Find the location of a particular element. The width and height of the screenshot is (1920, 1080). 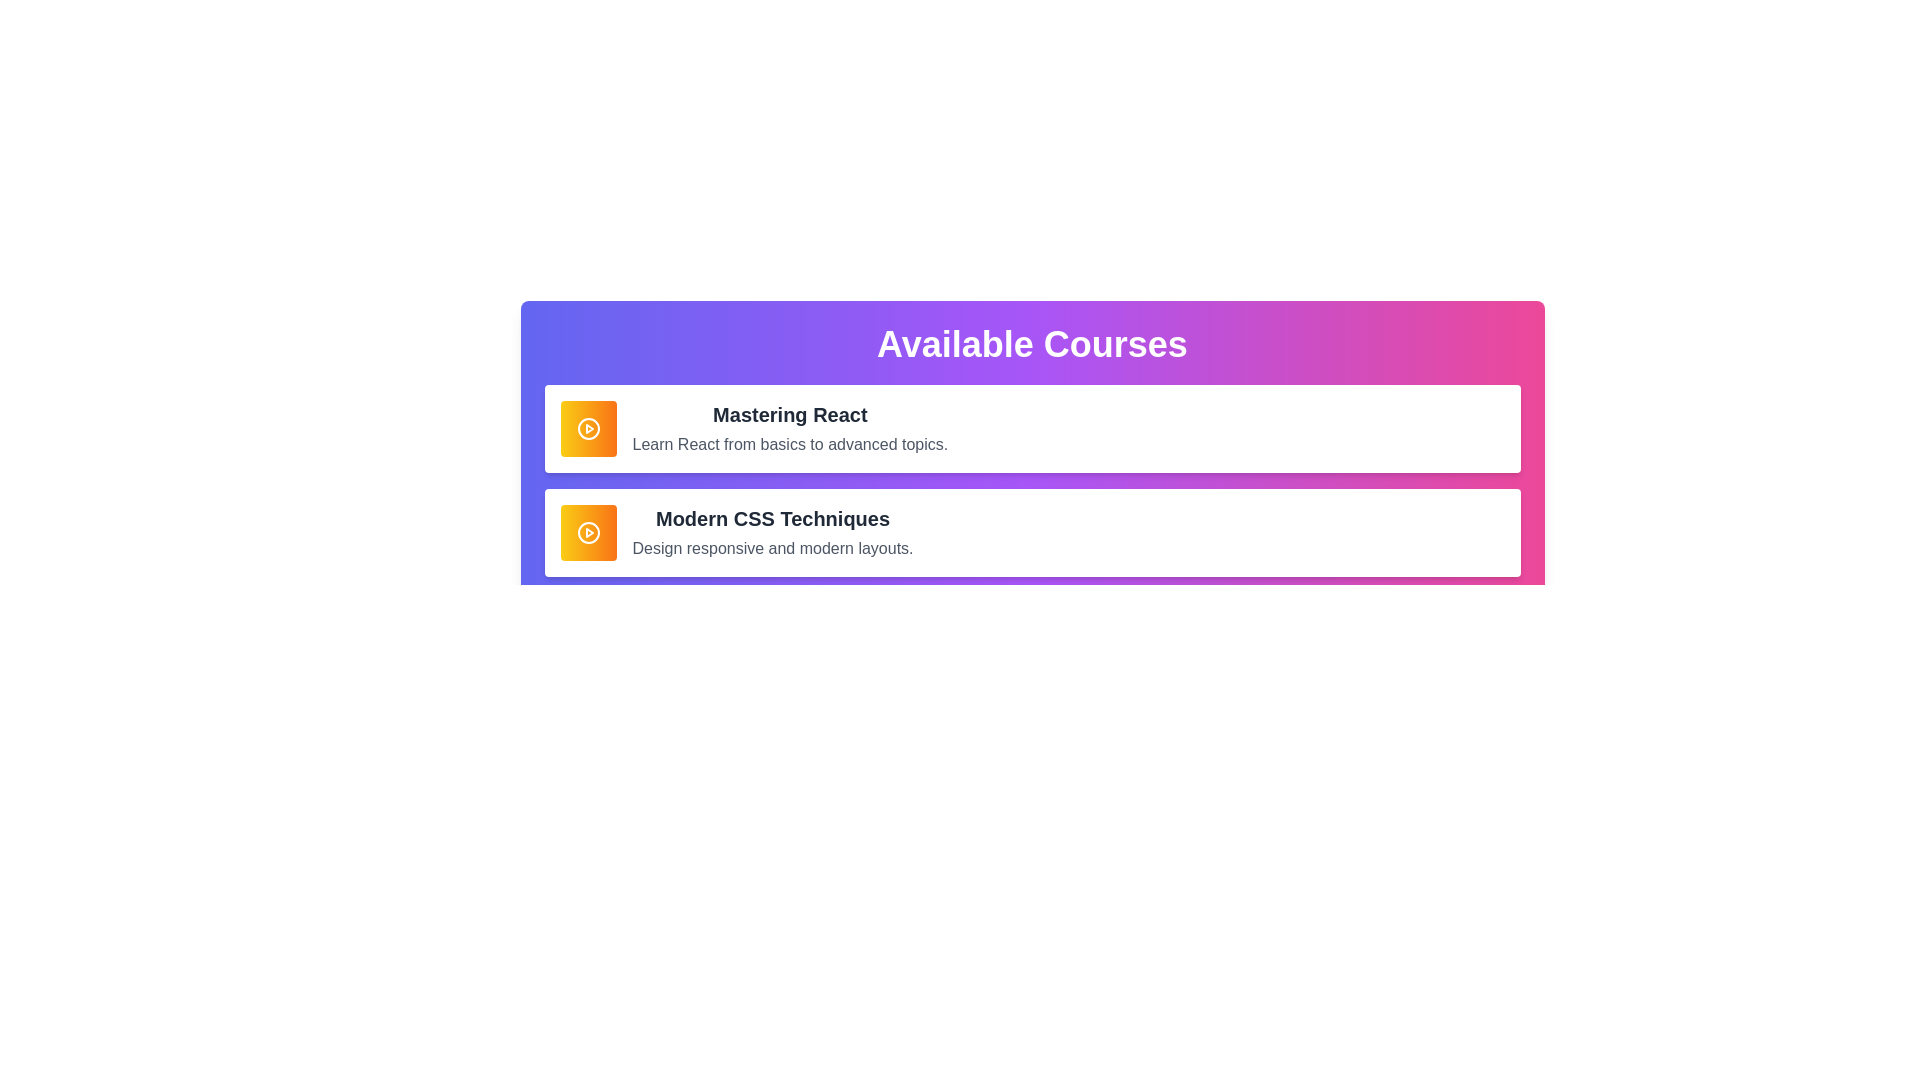

the Text Label that reads 'Design responsive and modern layouts.' which is positioned below the heading 'Modern CSS Techniques' within the second section of the courses list is located at coordinates (771, 548).